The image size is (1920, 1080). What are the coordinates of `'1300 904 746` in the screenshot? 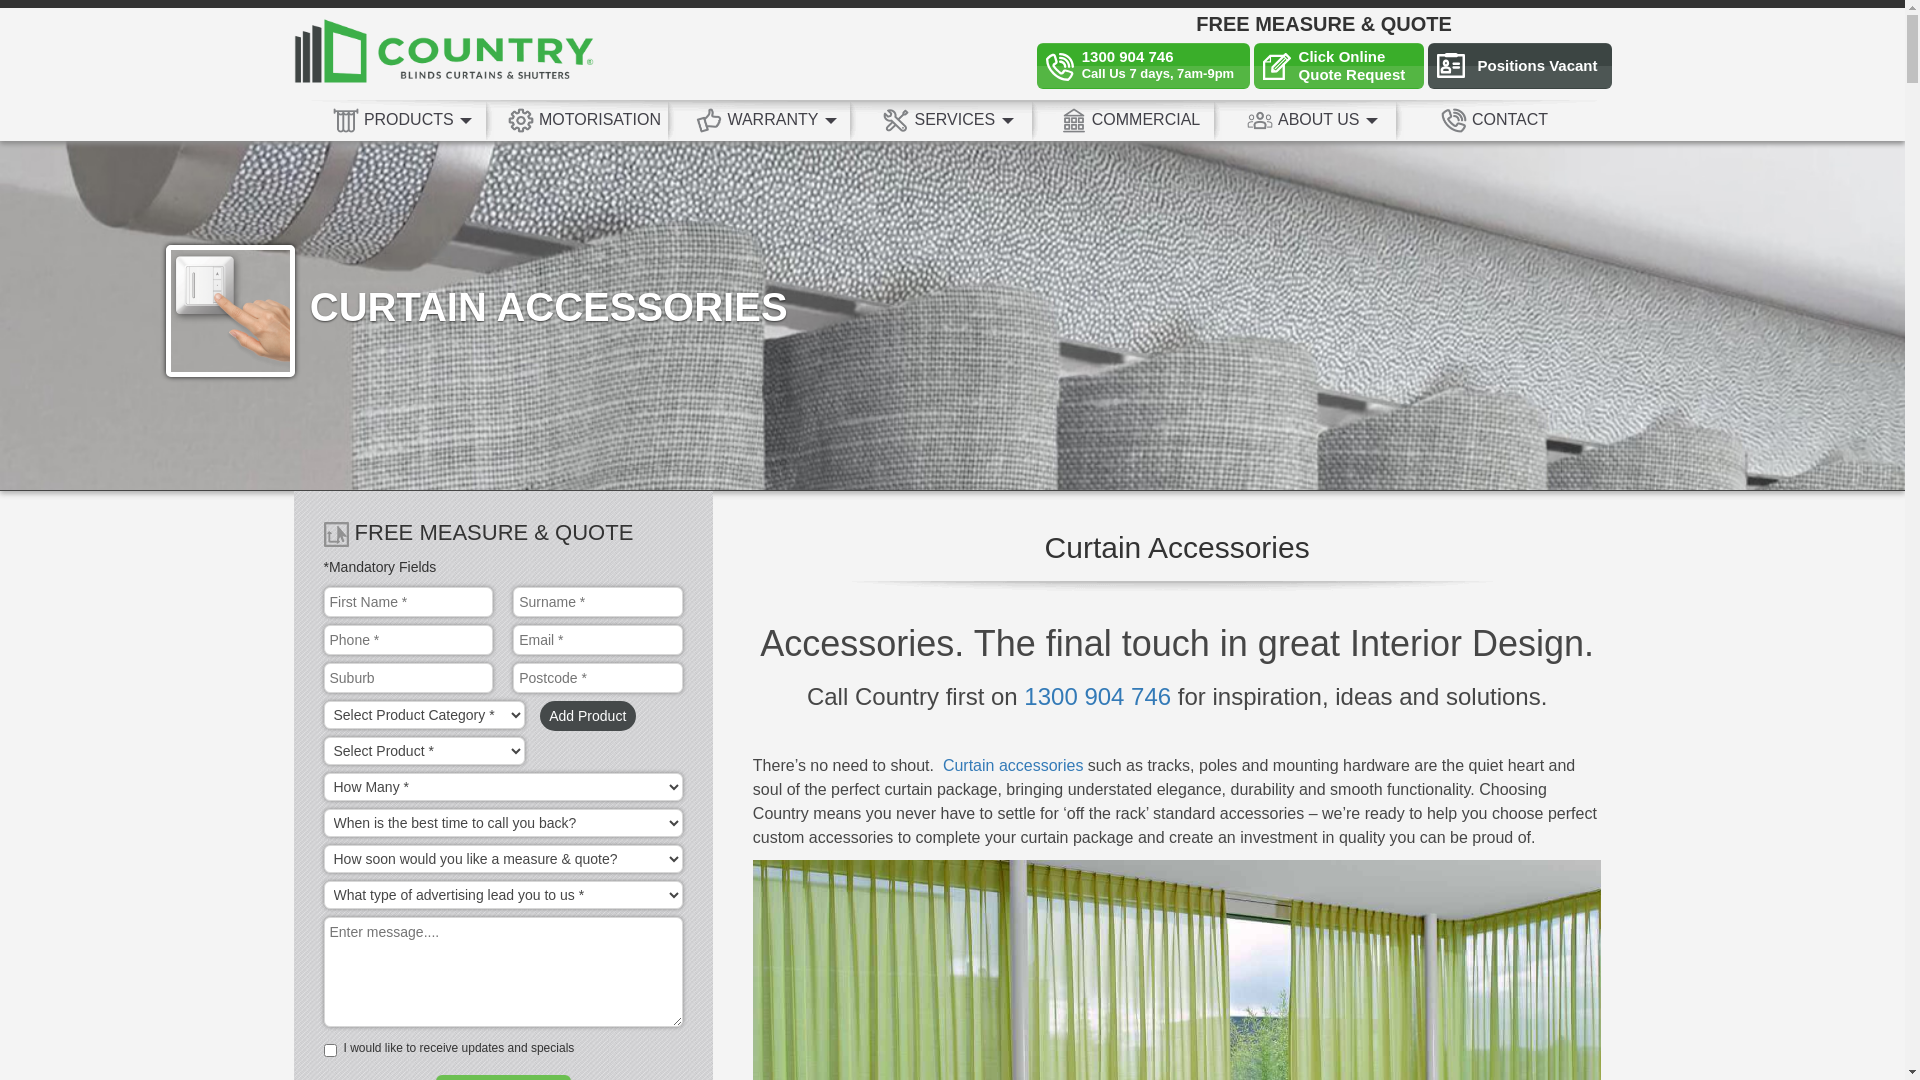 It's located at (1143, 64).